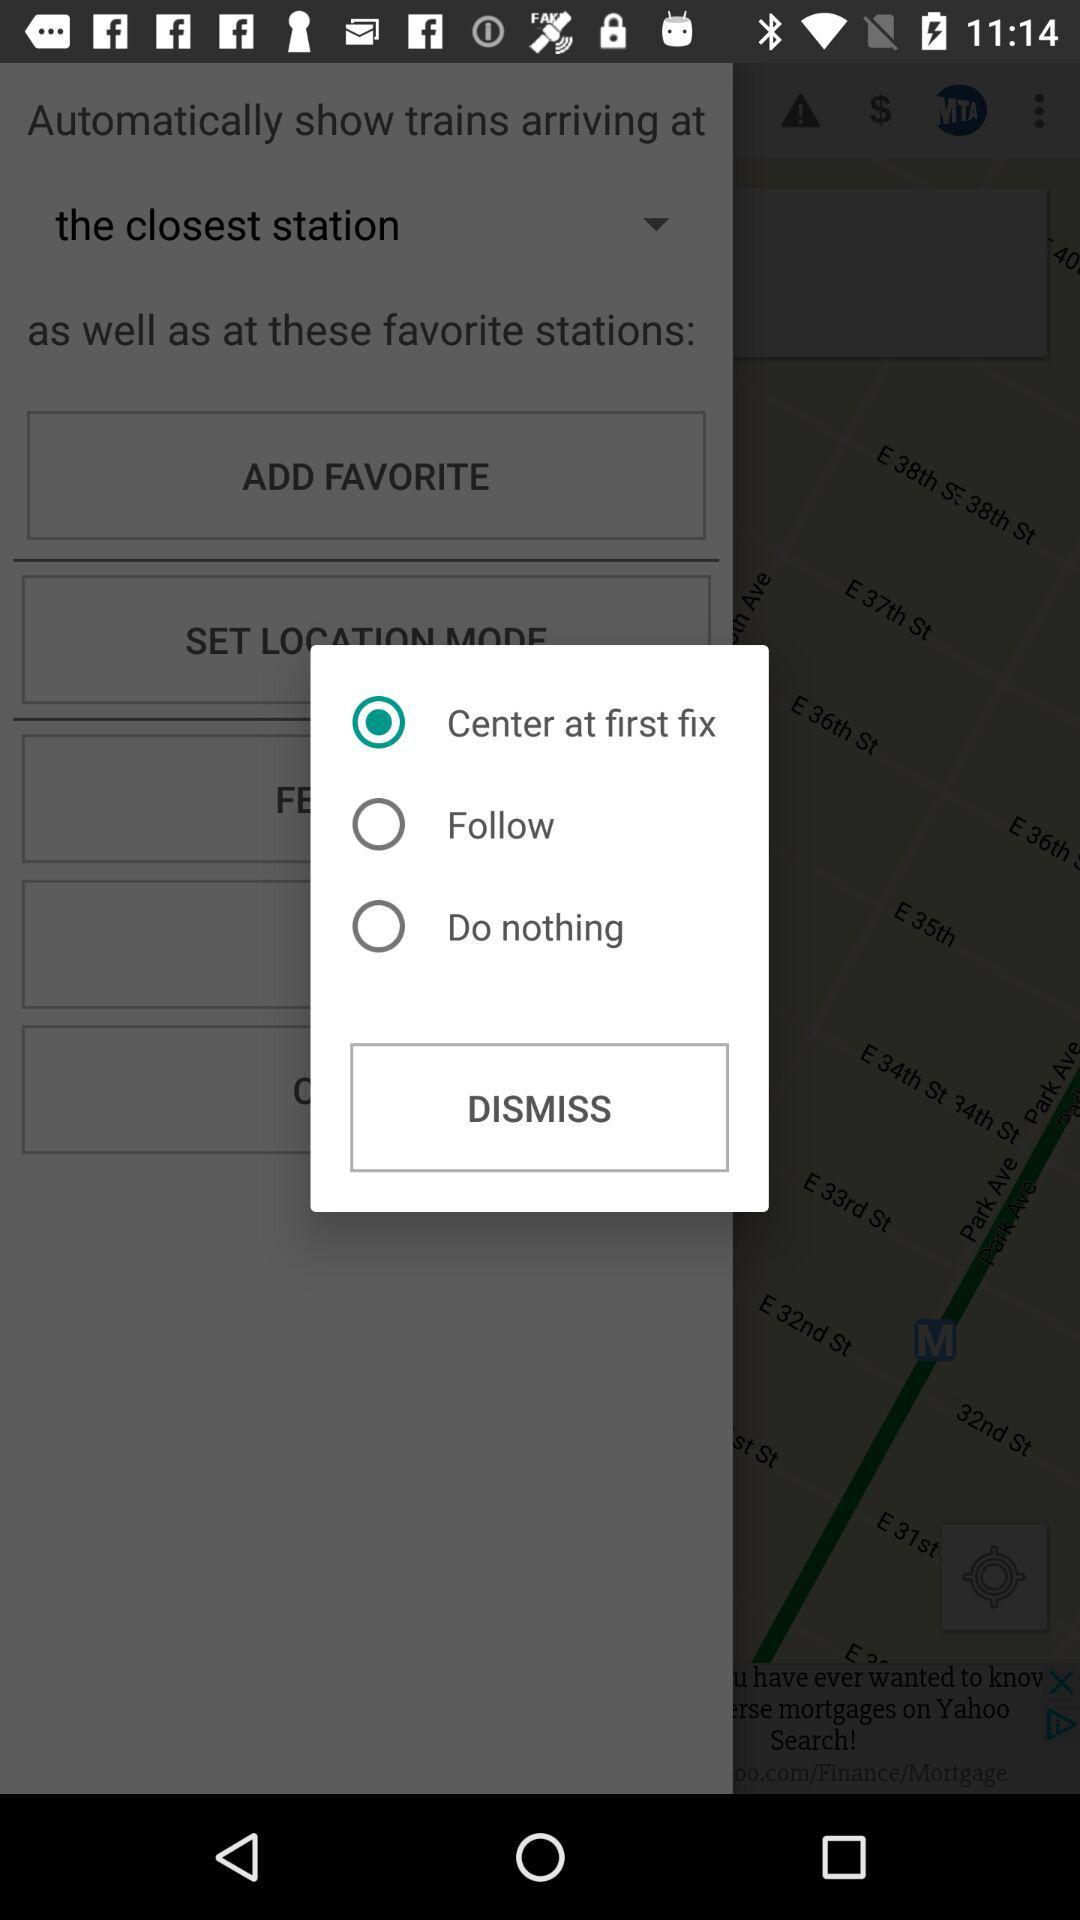 This screenshot has width=1080, height=1920. Describe the element at coordinates (493, 925) in the screenshot. I see `do nothing radio button` at that location.